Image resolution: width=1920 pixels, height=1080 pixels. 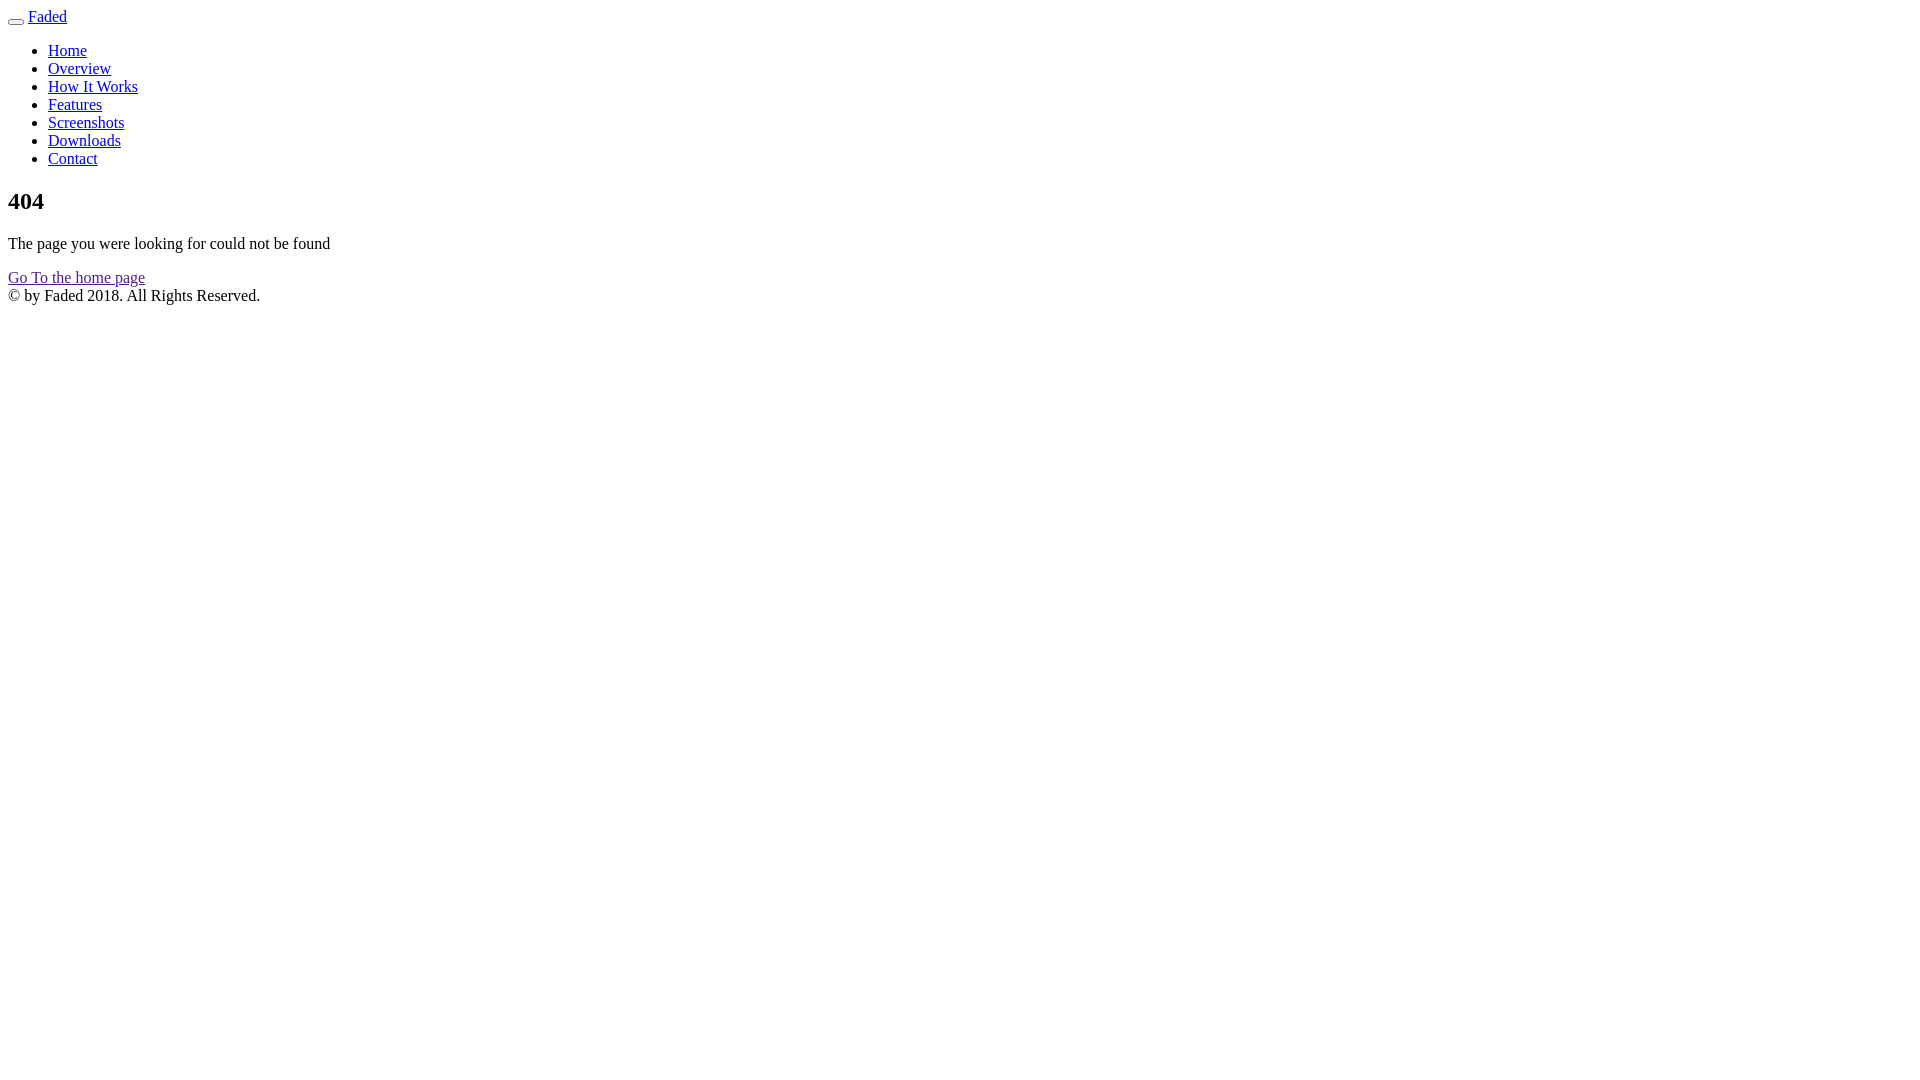 I want to click on 'Faded', so click(x=47, y=16).